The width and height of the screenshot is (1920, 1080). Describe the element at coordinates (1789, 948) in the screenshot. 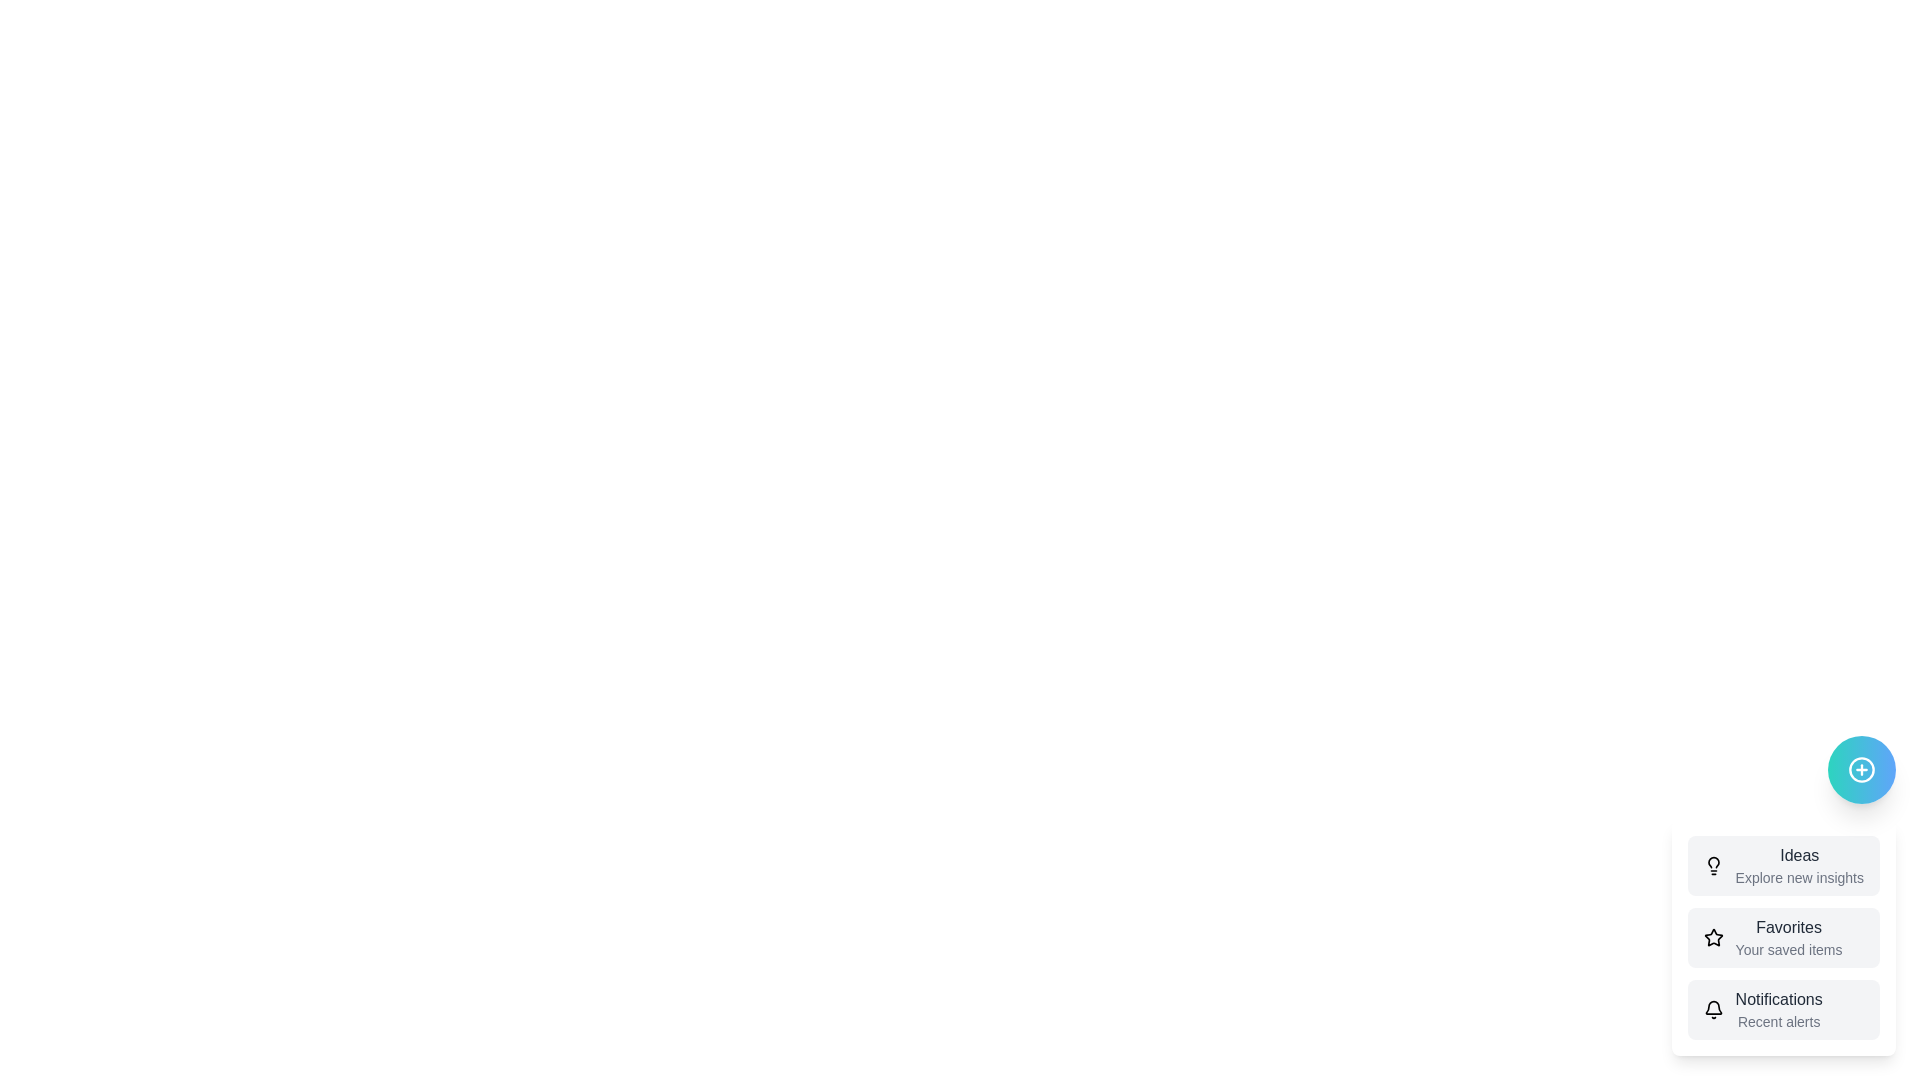

I see `the text label 'Your saved items' which serves as a descriptive subtitle for the 'Favorites' category, located in the lower-right corner of the interface under 'Favorites'` at that location.